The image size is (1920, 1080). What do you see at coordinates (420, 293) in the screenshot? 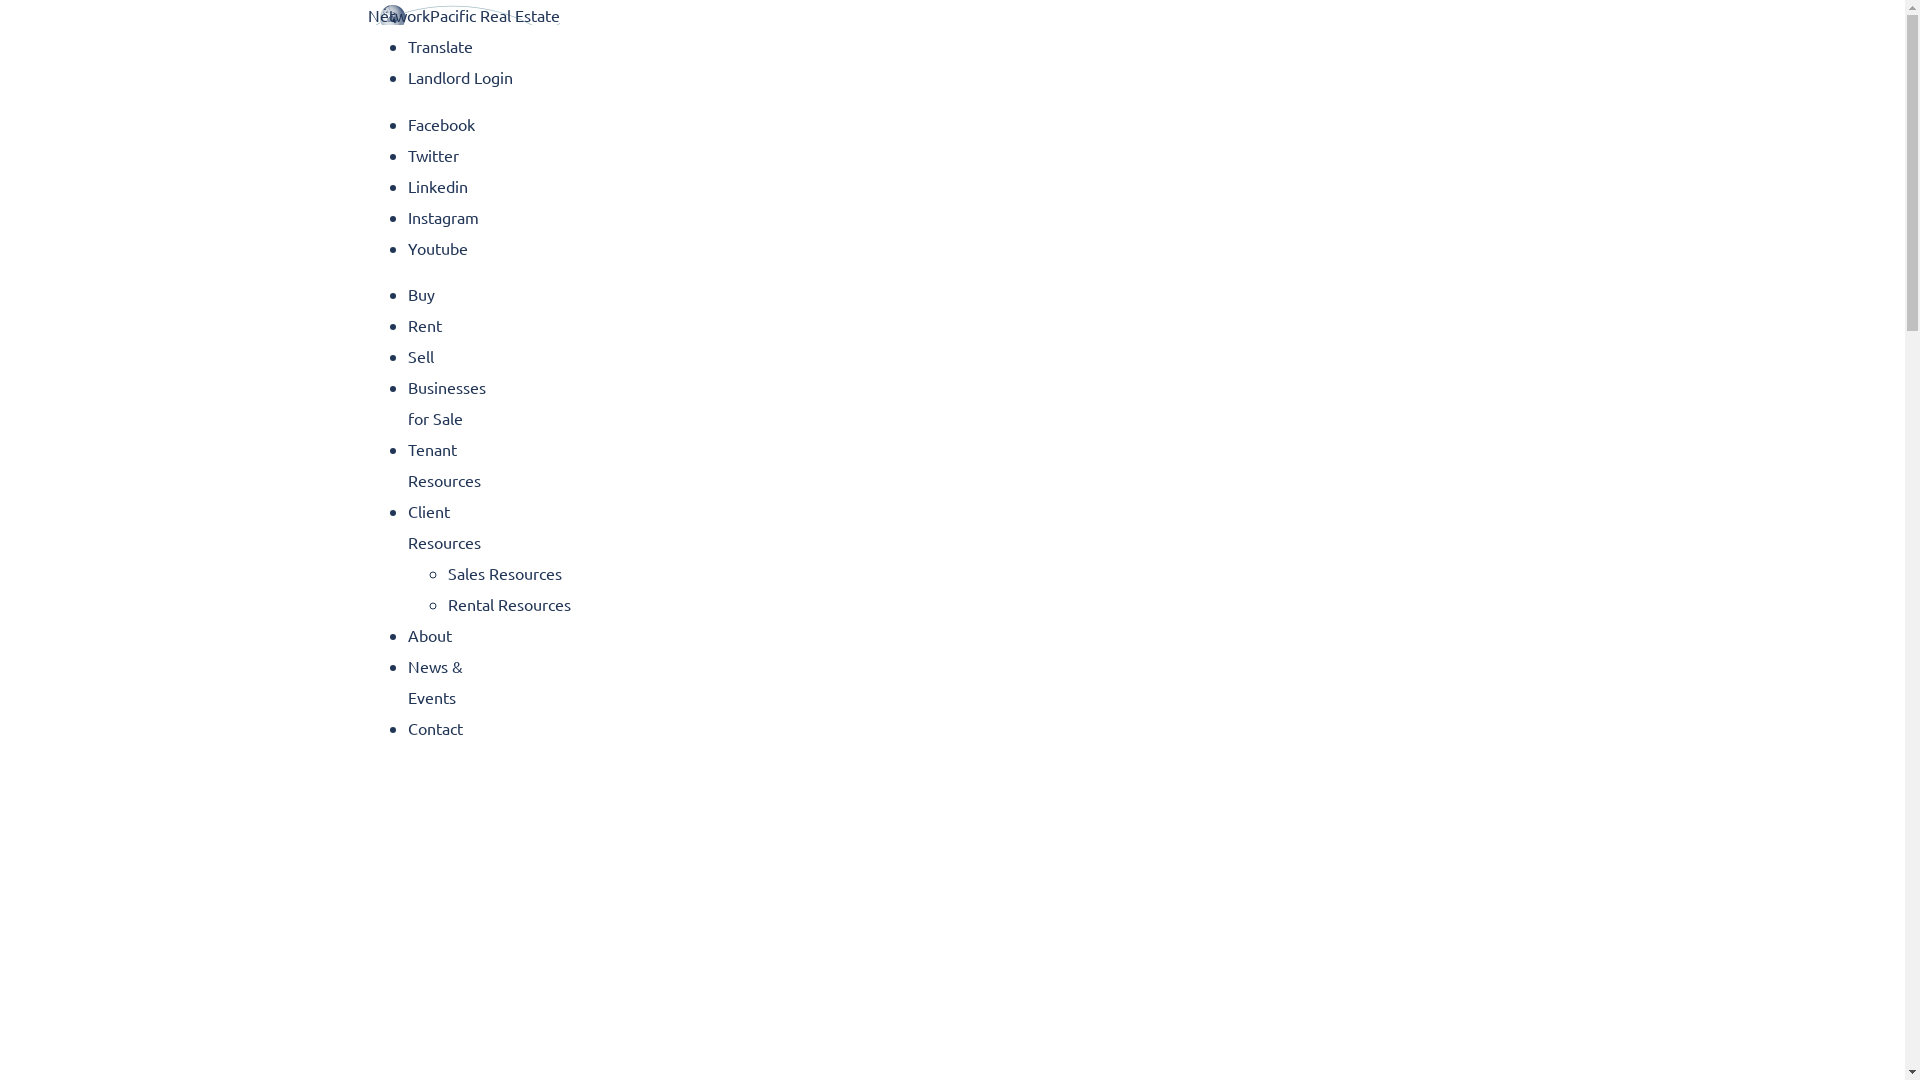
I see `'Buy'` at bounding box center [420, 293].